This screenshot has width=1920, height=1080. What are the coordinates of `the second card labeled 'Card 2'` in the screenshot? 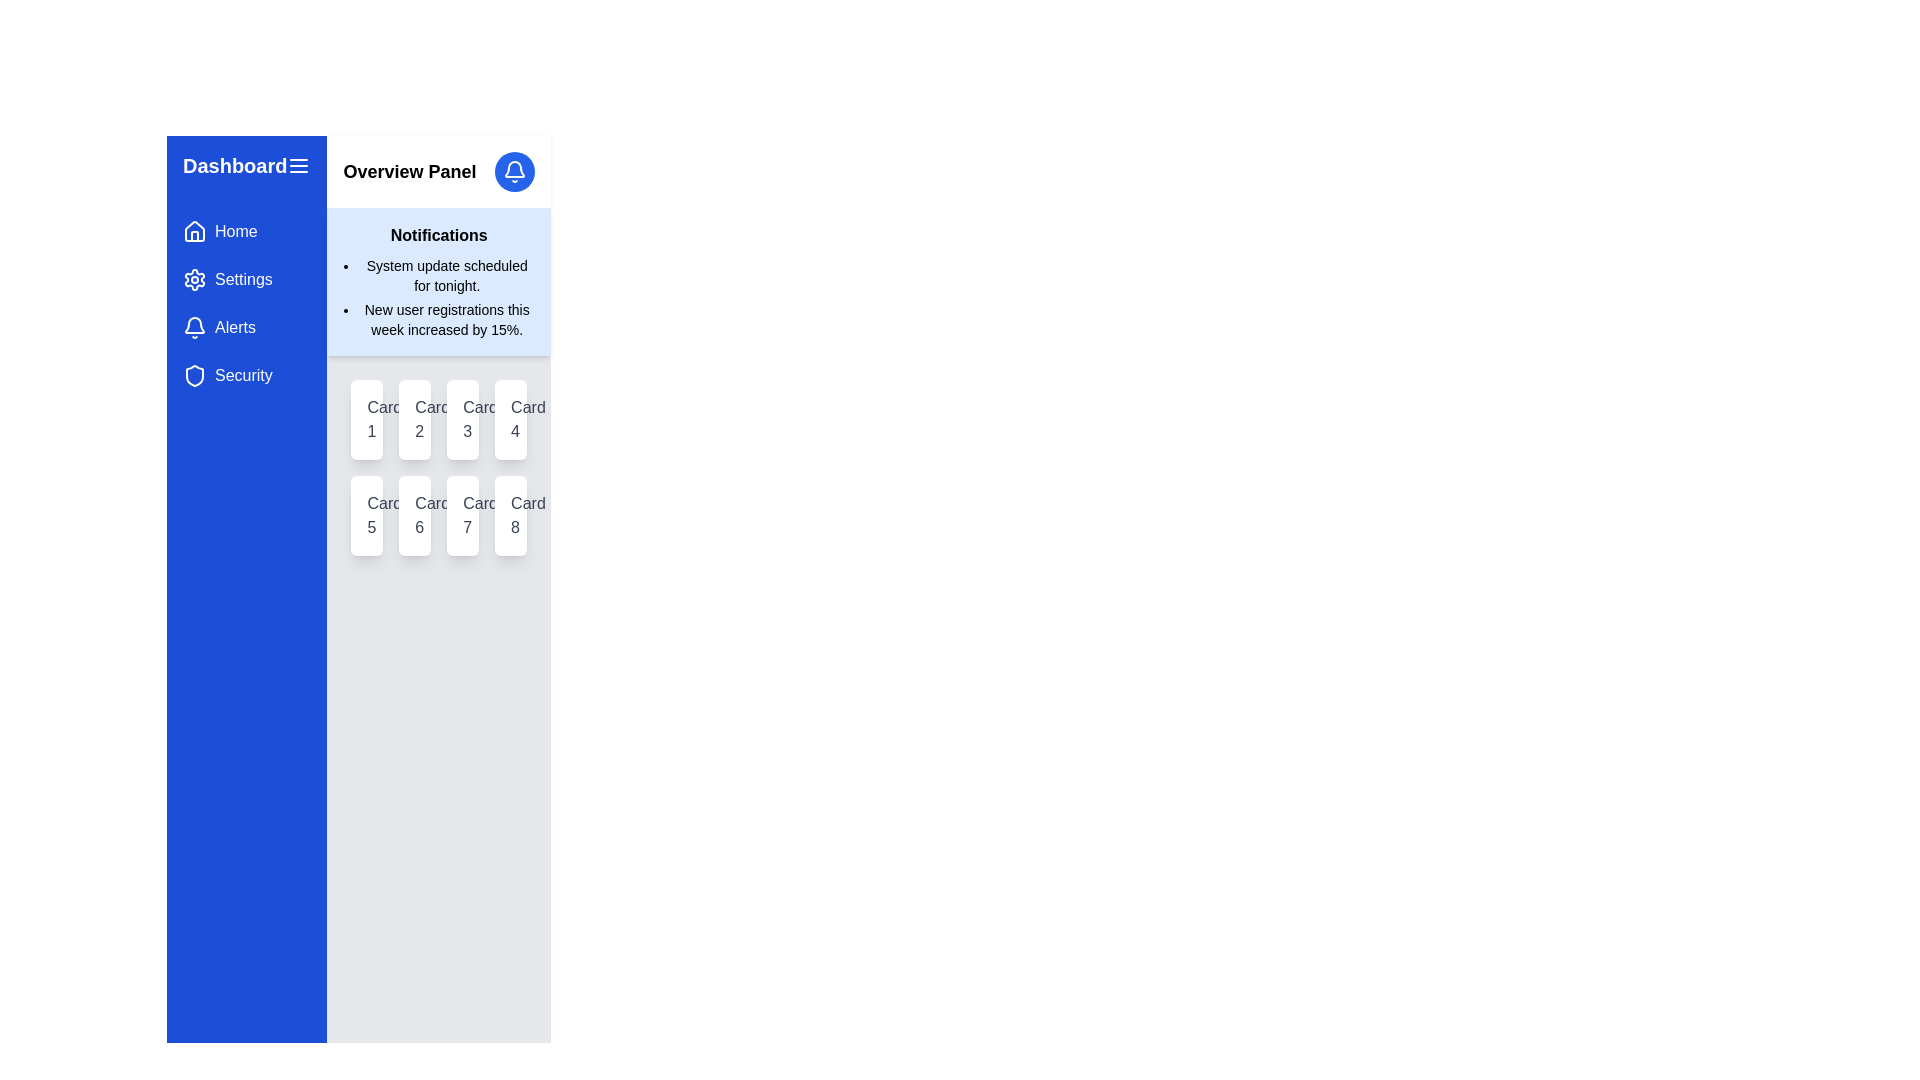 It's located at (413, 419).